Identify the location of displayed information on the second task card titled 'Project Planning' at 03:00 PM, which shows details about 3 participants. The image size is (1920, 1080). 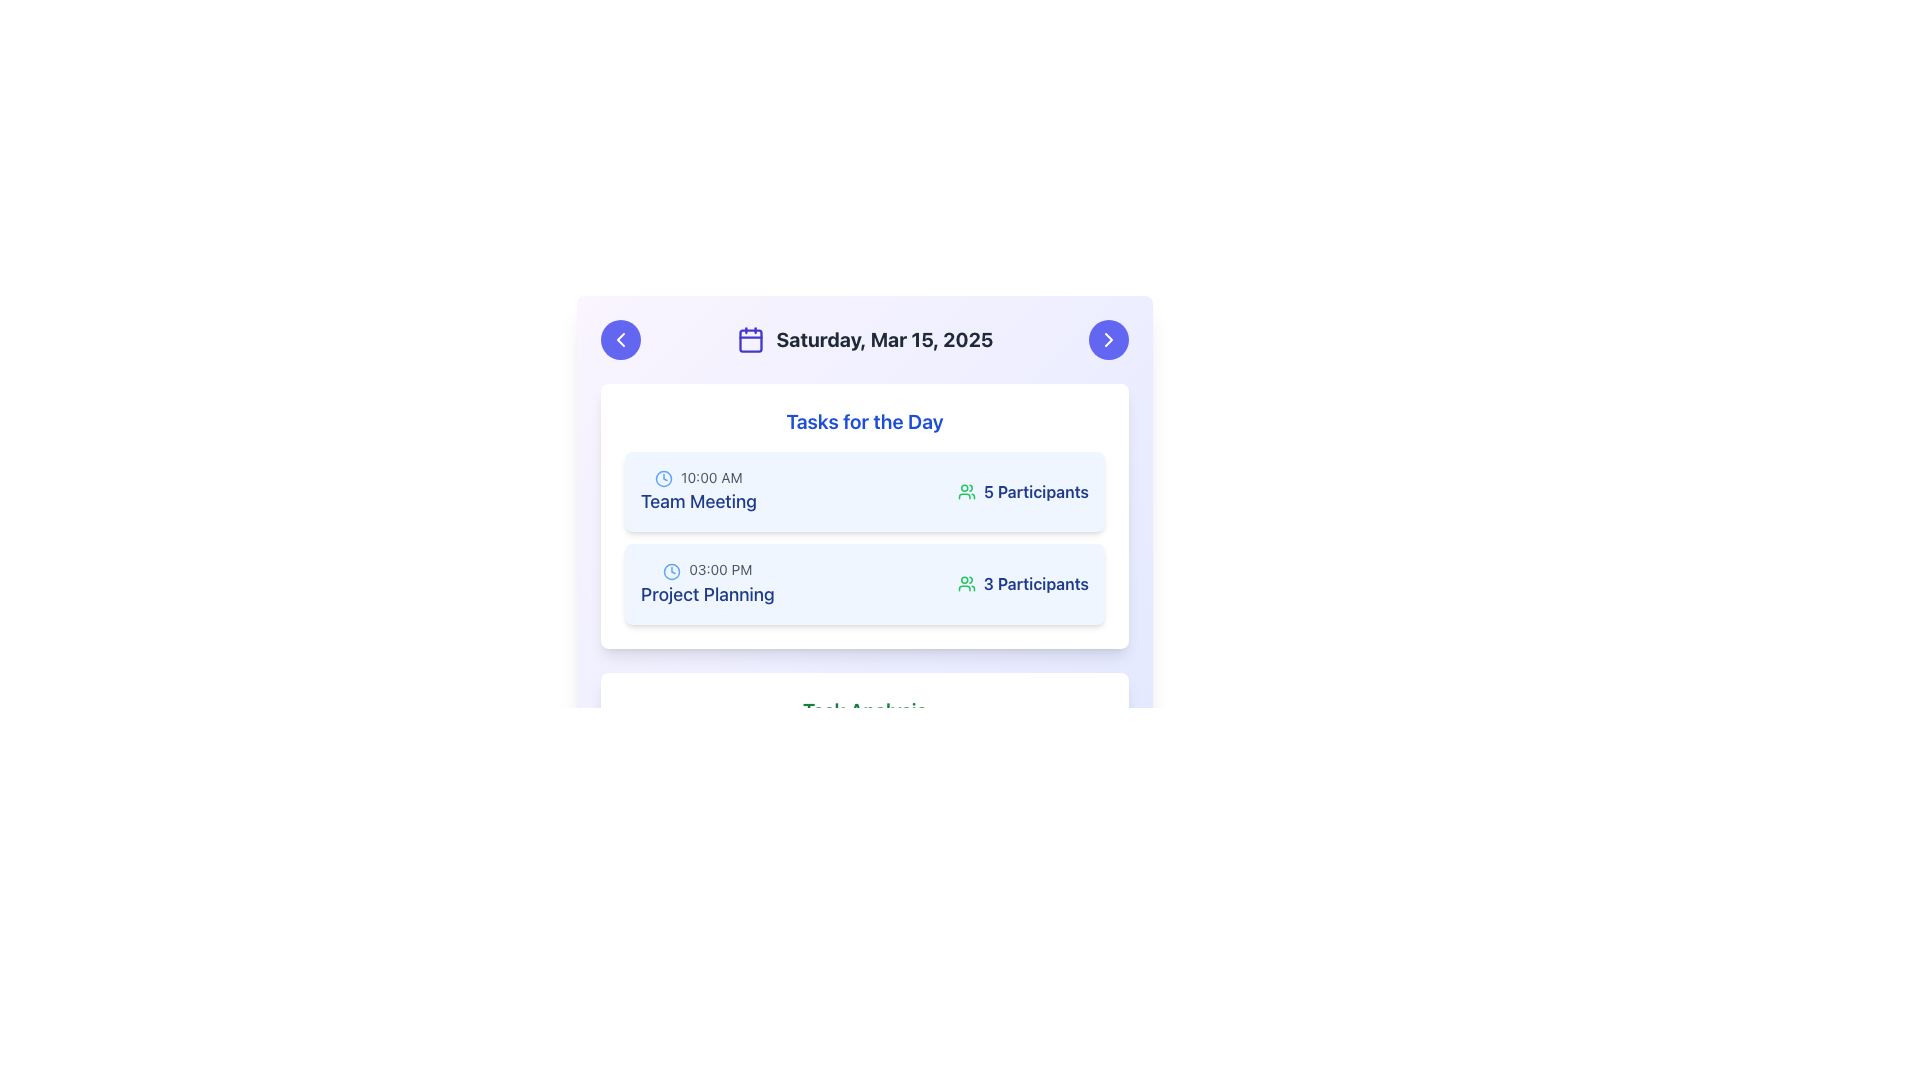
(864, 583).